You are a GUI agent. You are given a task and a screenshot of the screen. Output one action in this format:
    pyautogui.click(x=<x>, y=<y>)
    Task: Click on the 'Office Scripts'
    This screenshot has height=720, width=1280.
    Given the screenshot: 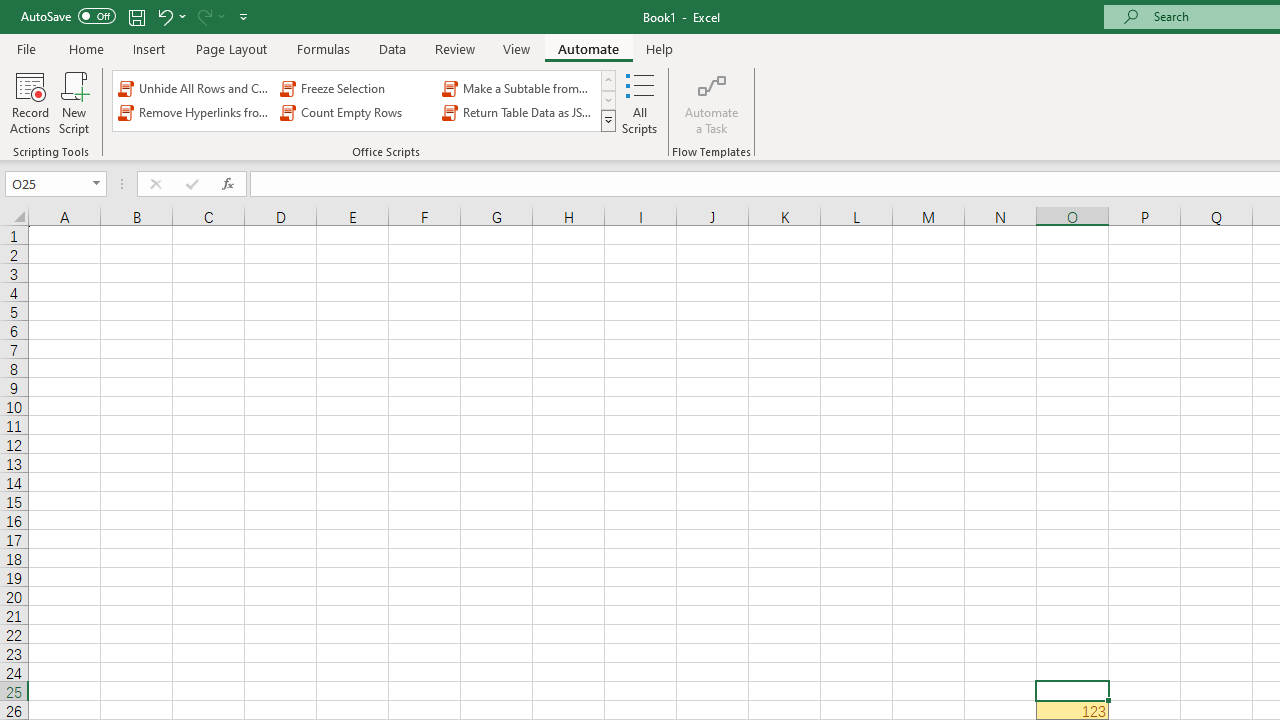 What is the action you would take?
    pyautogui.click(x=607, y=120)
    